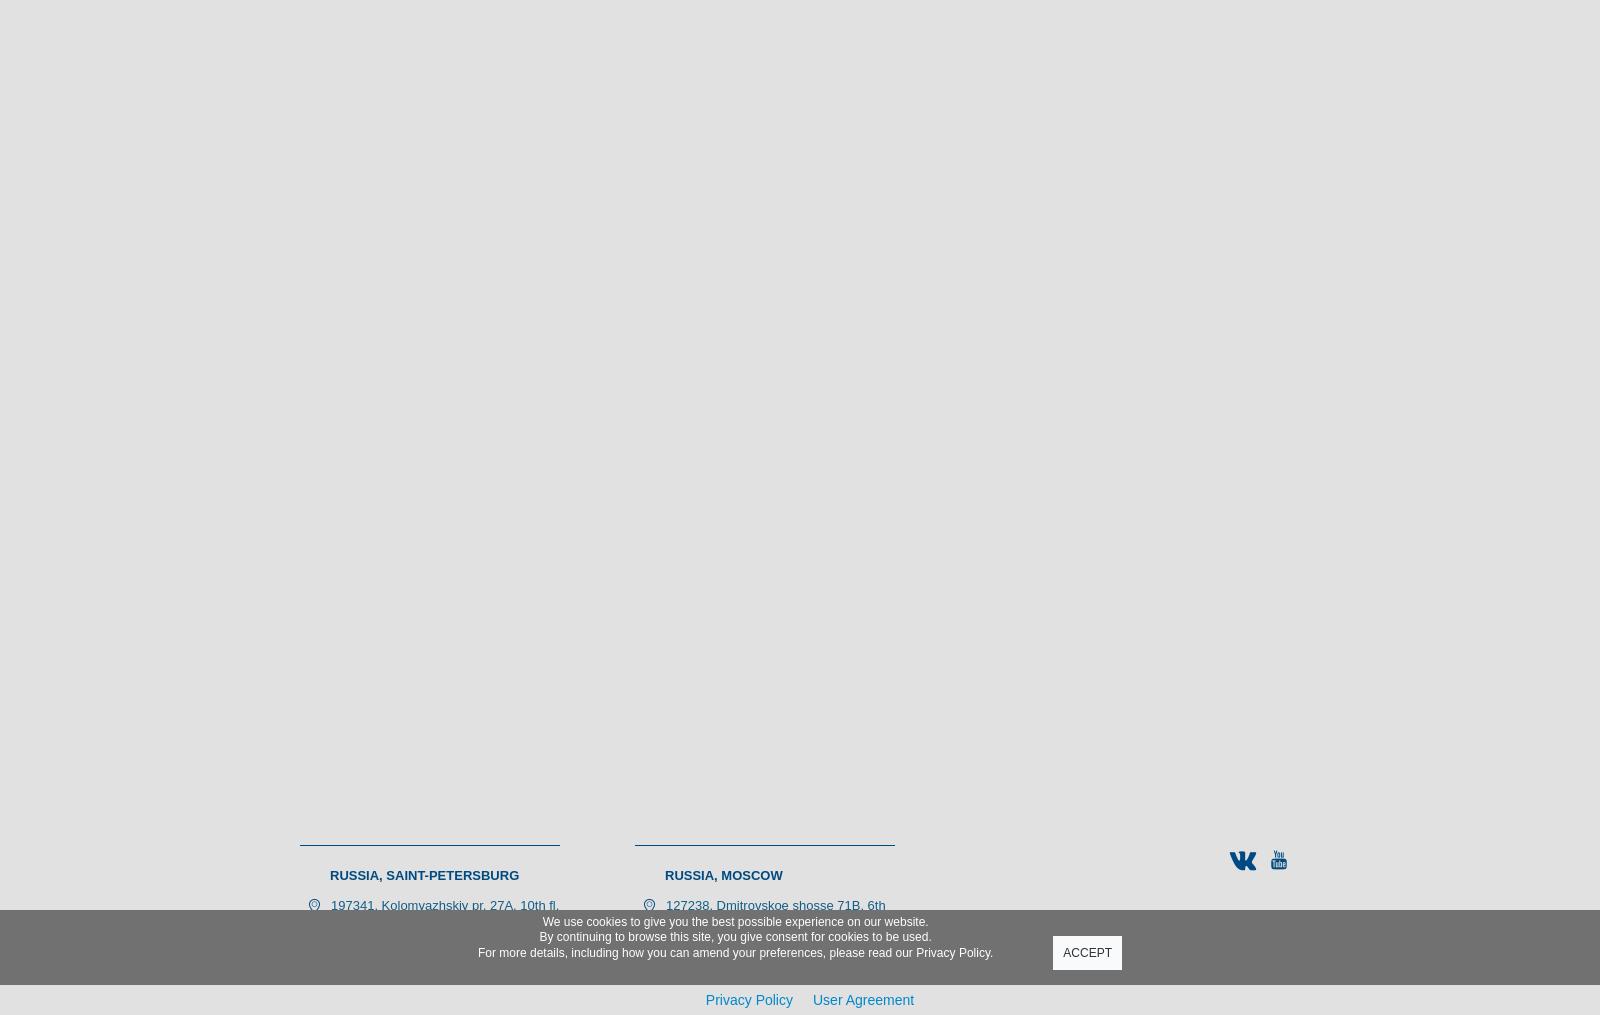 The width and height of the screenshot is (1600, 1015). What do you see at coordinates (331, 904) in the screenshot?
I see `'197341, Kolomyazhskiy pr, 27A, 10th fl.'` at bounding box center [331, 904].